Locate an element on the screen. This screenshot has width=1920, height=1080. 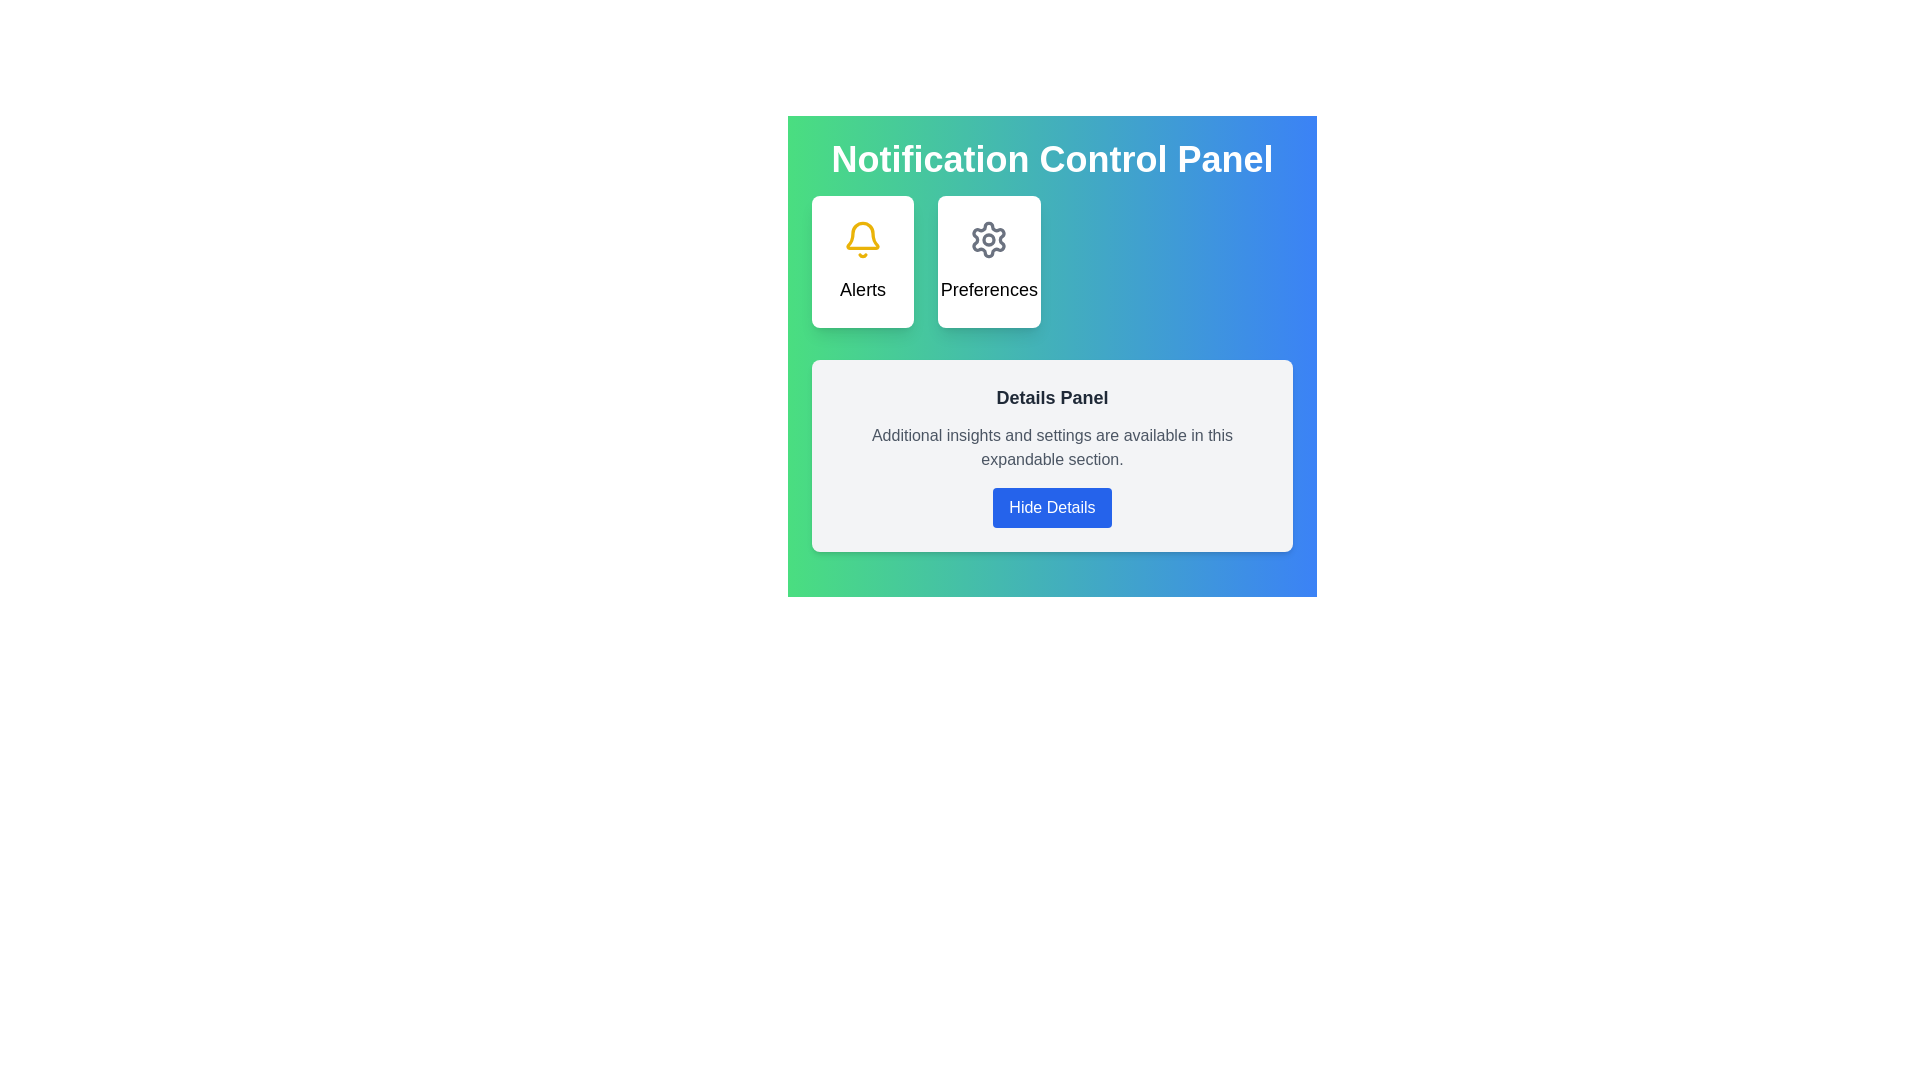
the alert notification indicator located in the top left of the interface within the 'Alerts' box, which has a white background and a shadowed border is located at coordinates (863, 234).